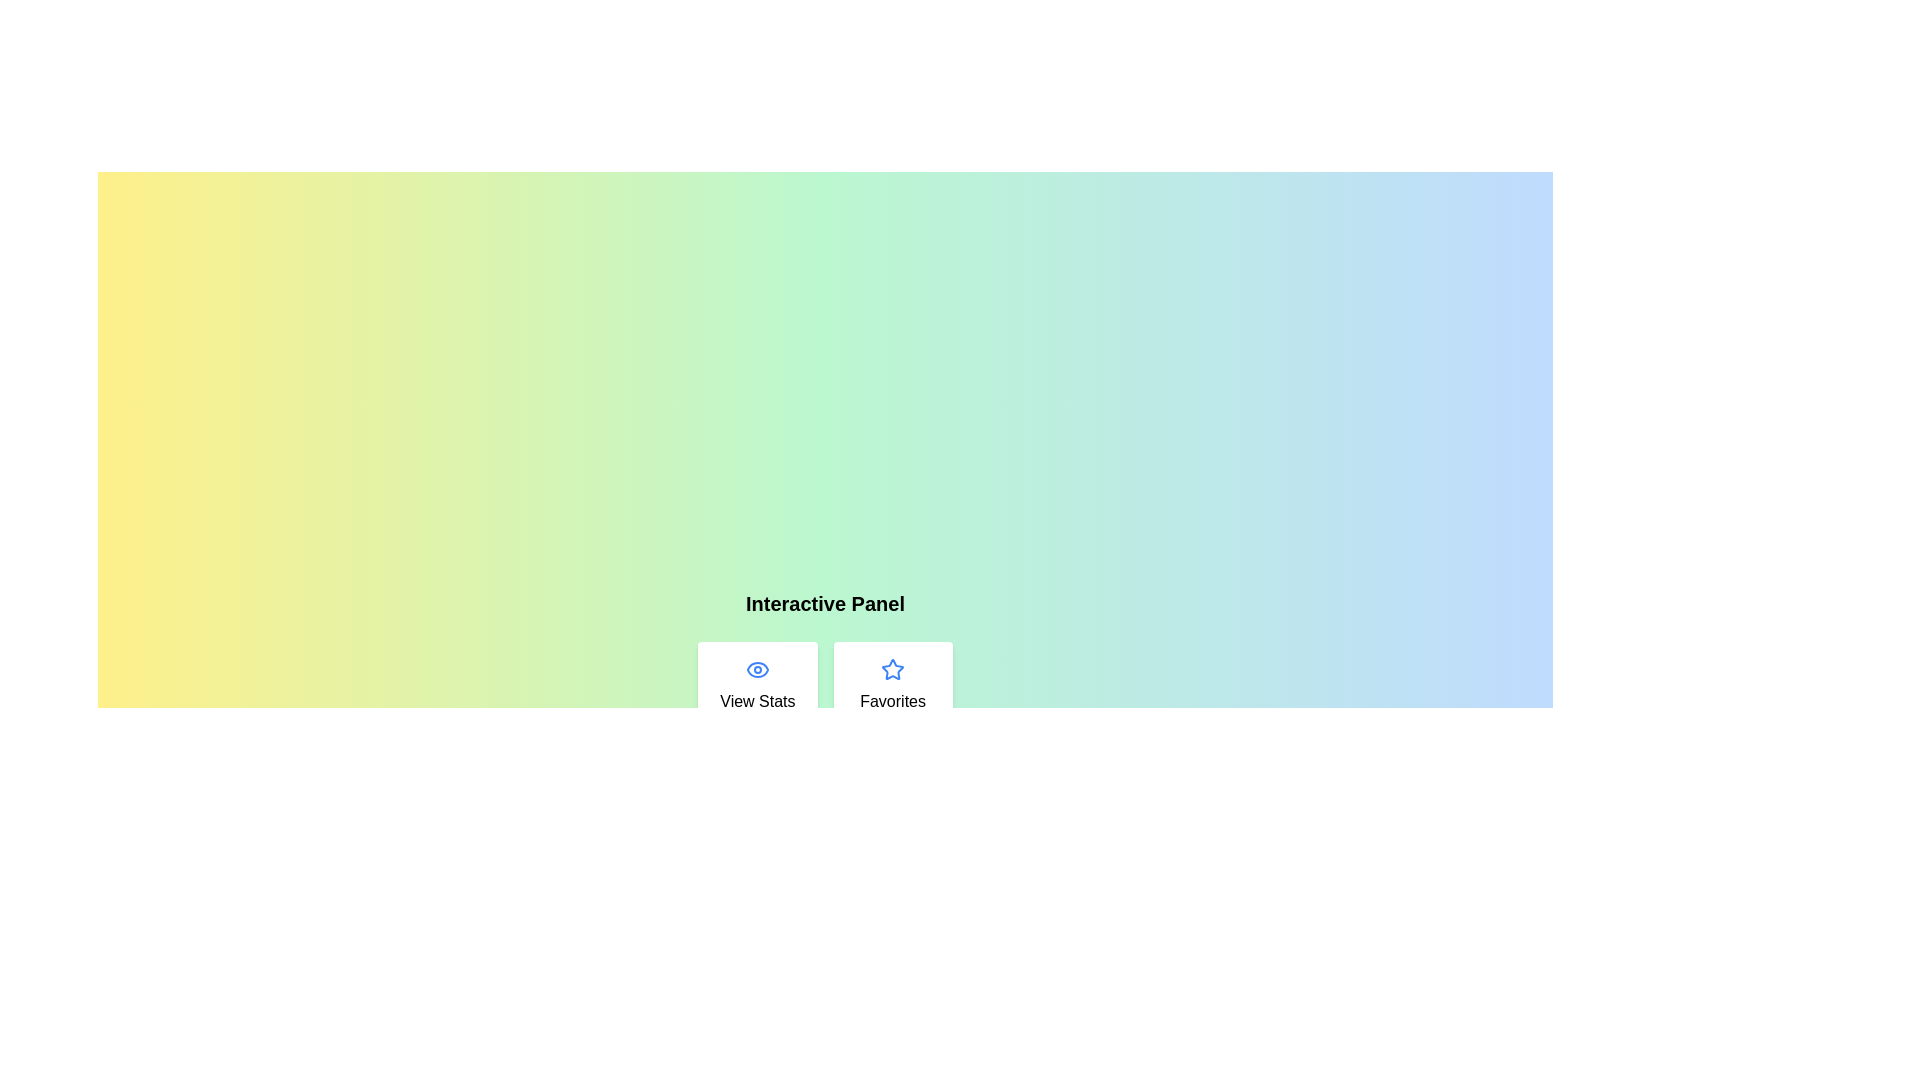  What do you see at coordinates (891, 685) in the screenshot?
I see `the favorites button located in the second column under the 'Interactive Panel' section` at bounding box center [891, 685].